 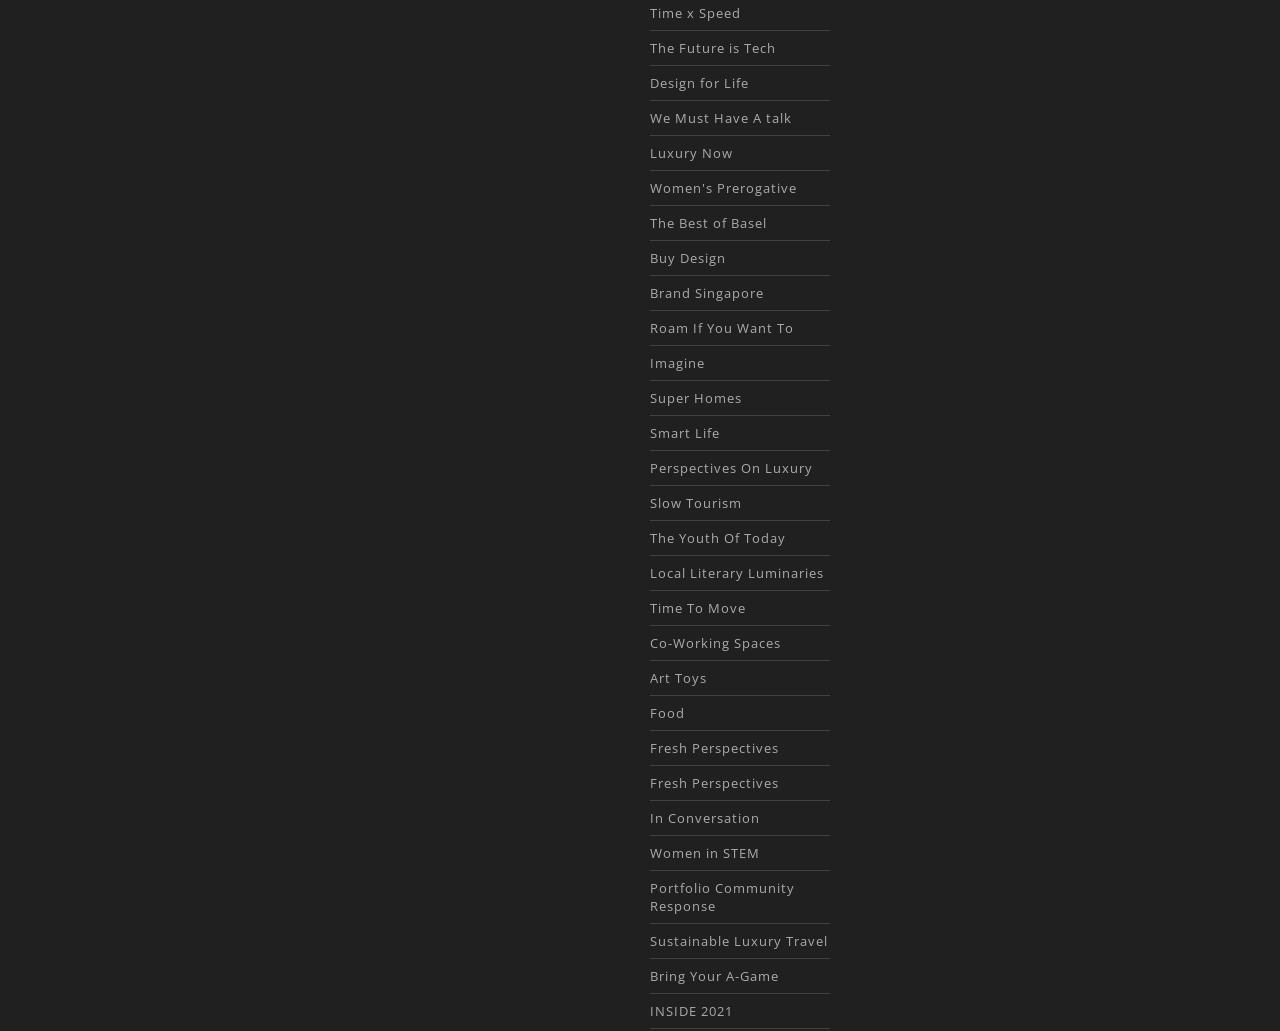 I want to click on 'Perspectives On Luxury', so click(x=729, y=467).